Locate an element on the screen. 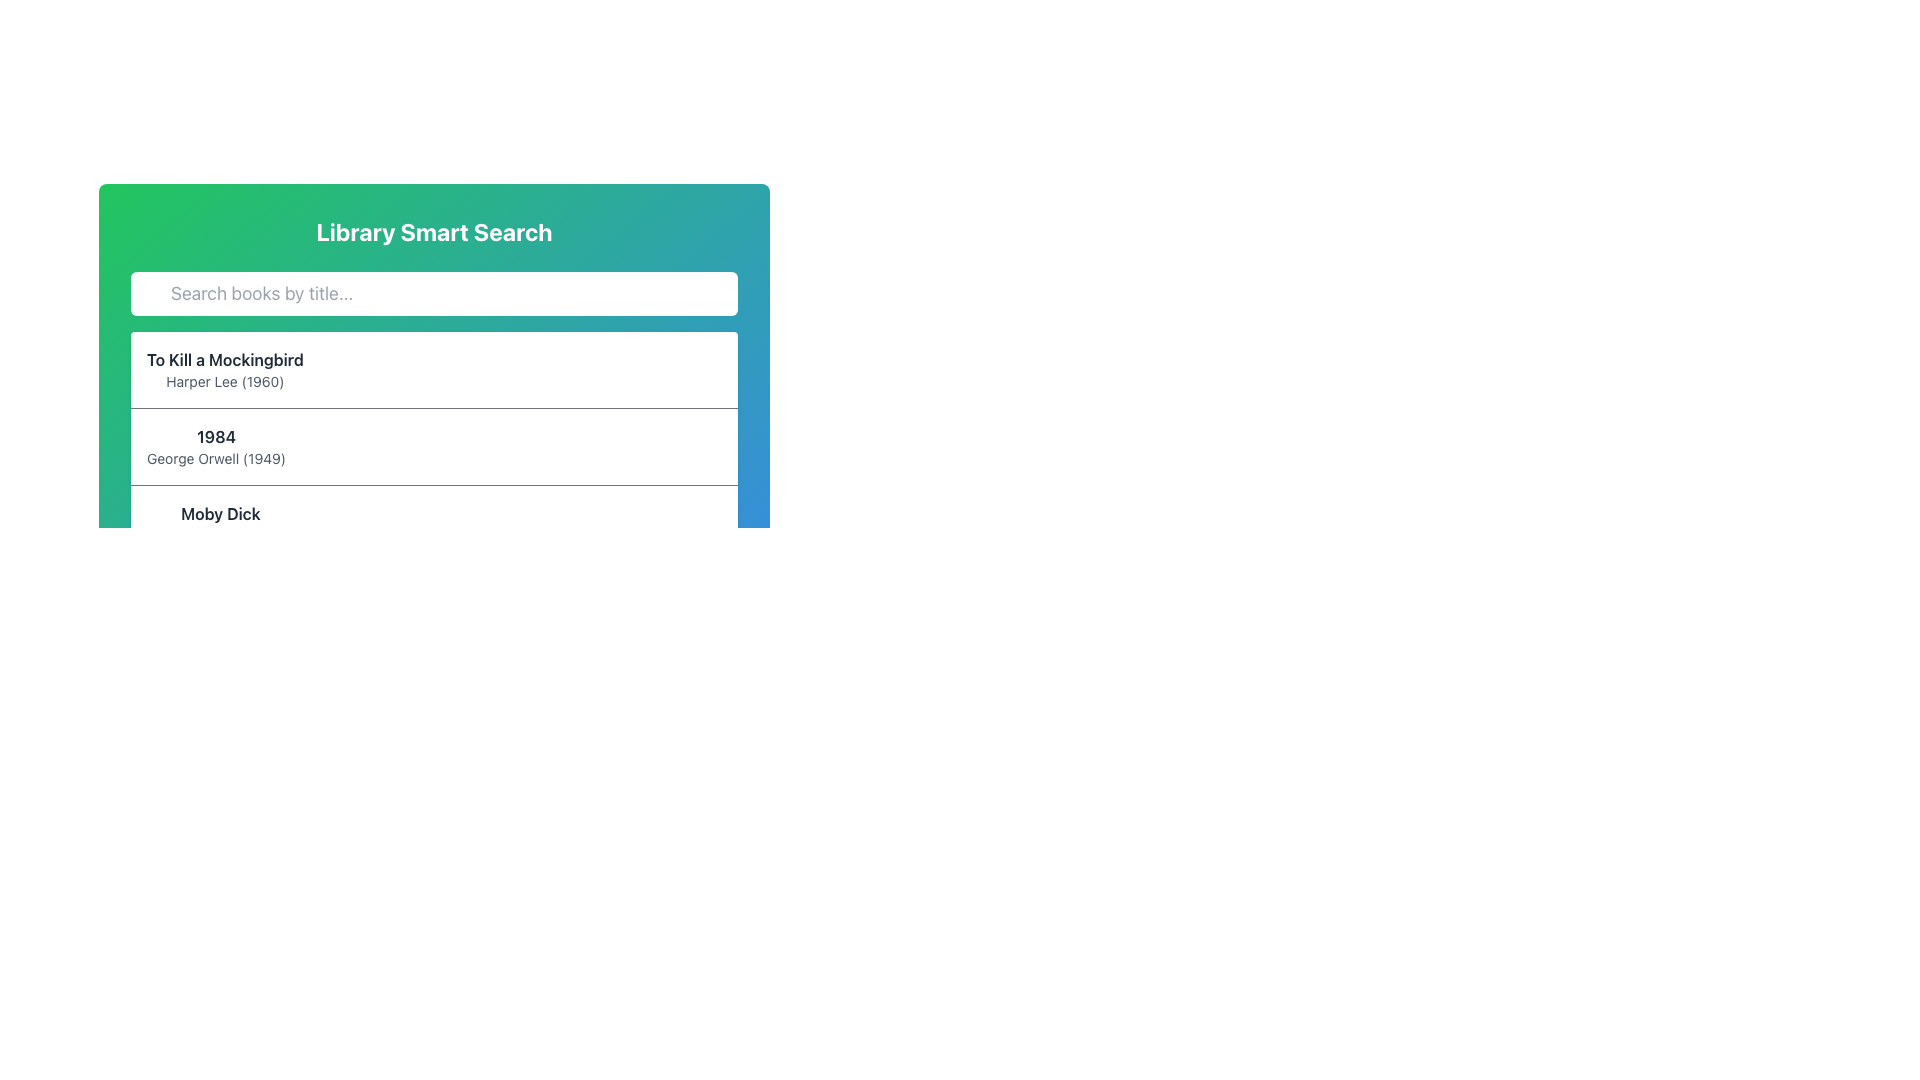 The image size is (1920, 1080). the text display for the book '1984' by George Orwell is located at coordinates (216, 446).